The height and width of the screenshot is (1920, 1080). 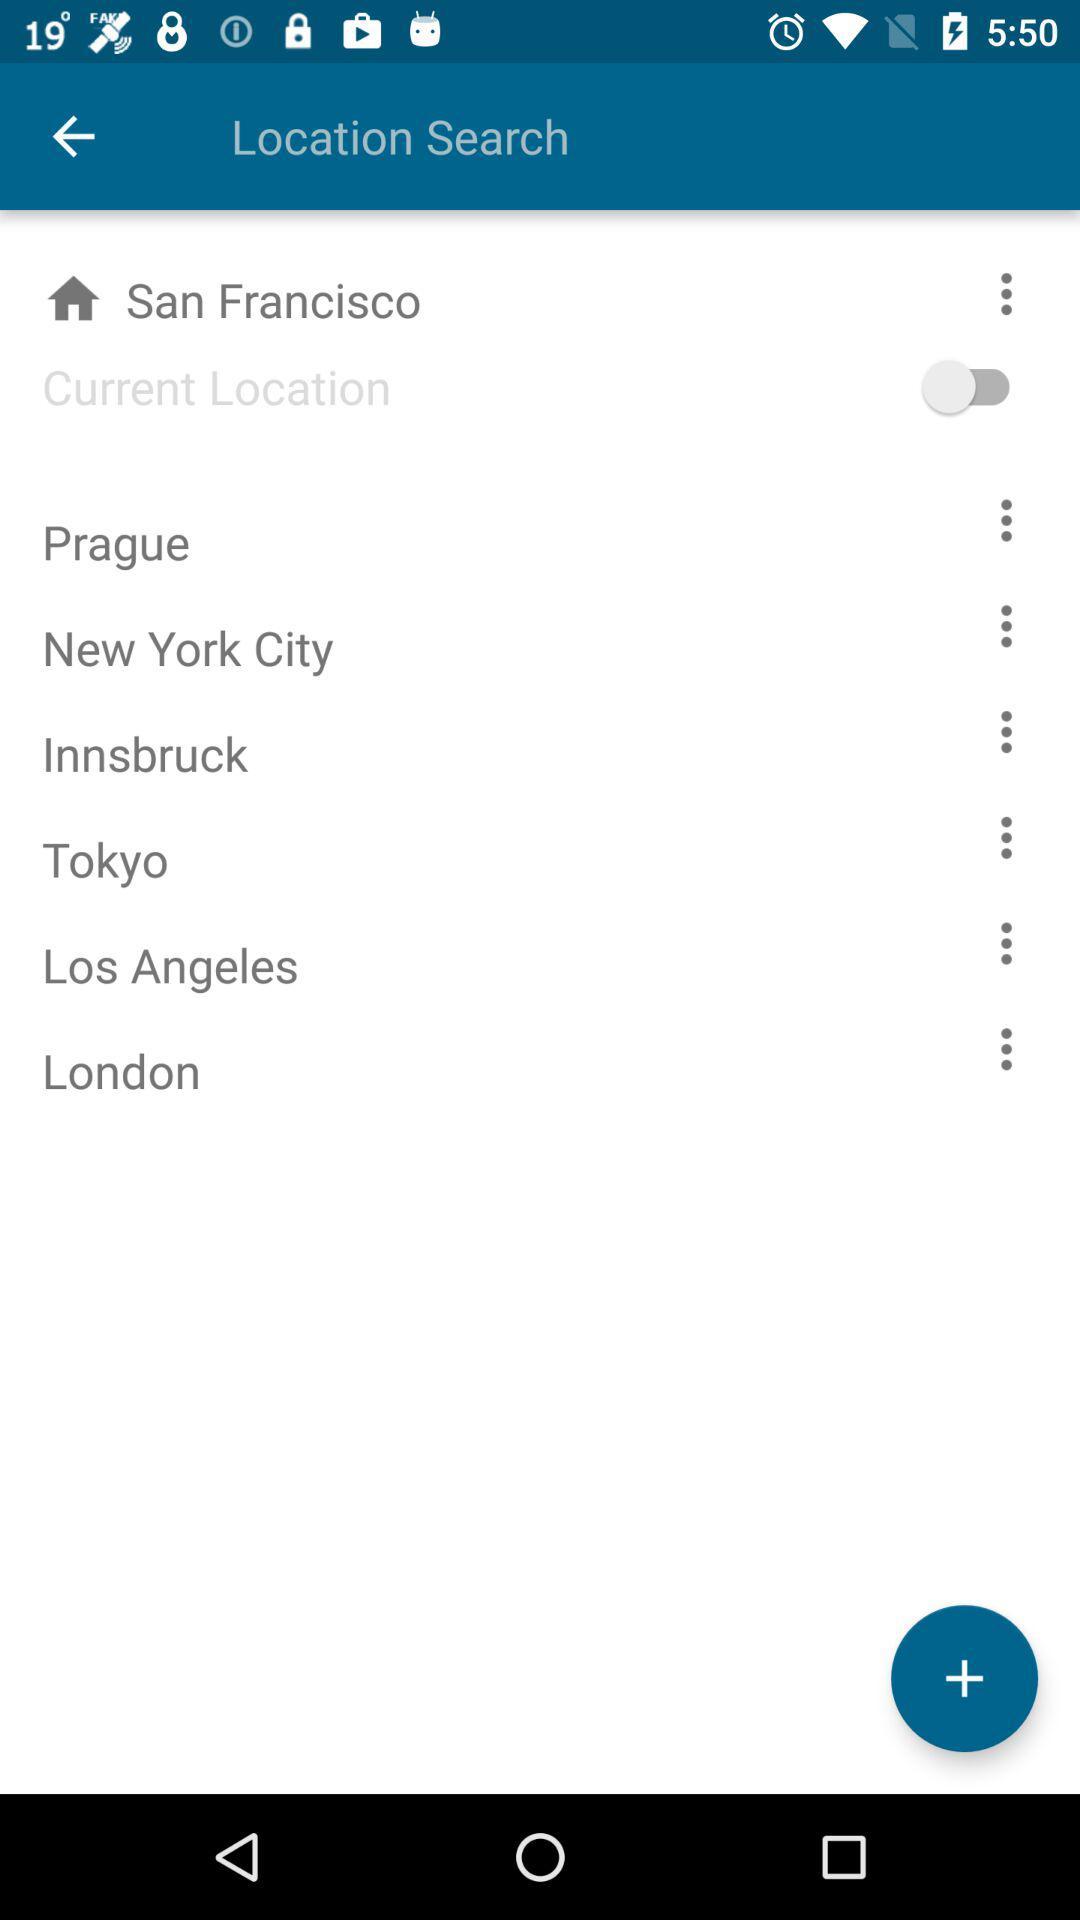 I want to click on icon to the right of san francisco icon, so click(x=996, y=386).